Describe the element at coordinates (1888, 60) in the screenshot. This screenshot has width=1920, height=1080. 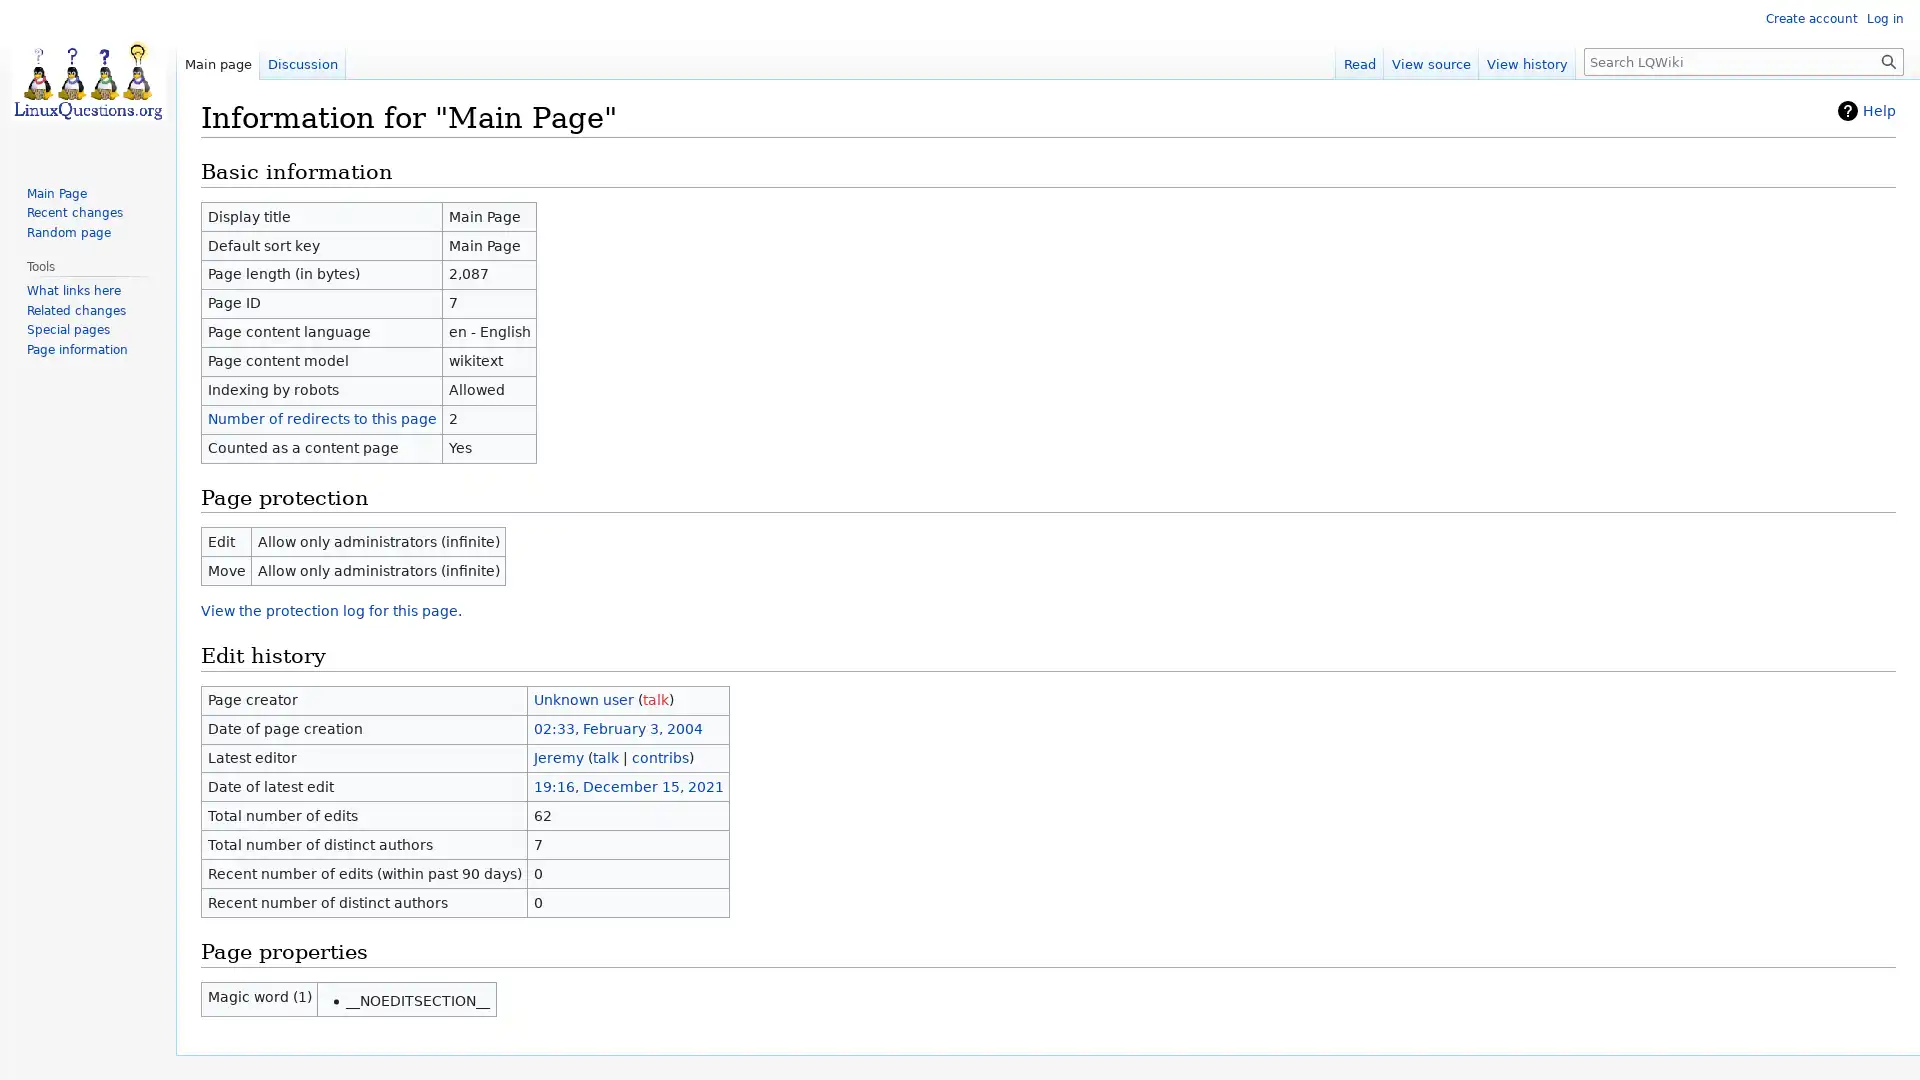
I see `Search` at that location.